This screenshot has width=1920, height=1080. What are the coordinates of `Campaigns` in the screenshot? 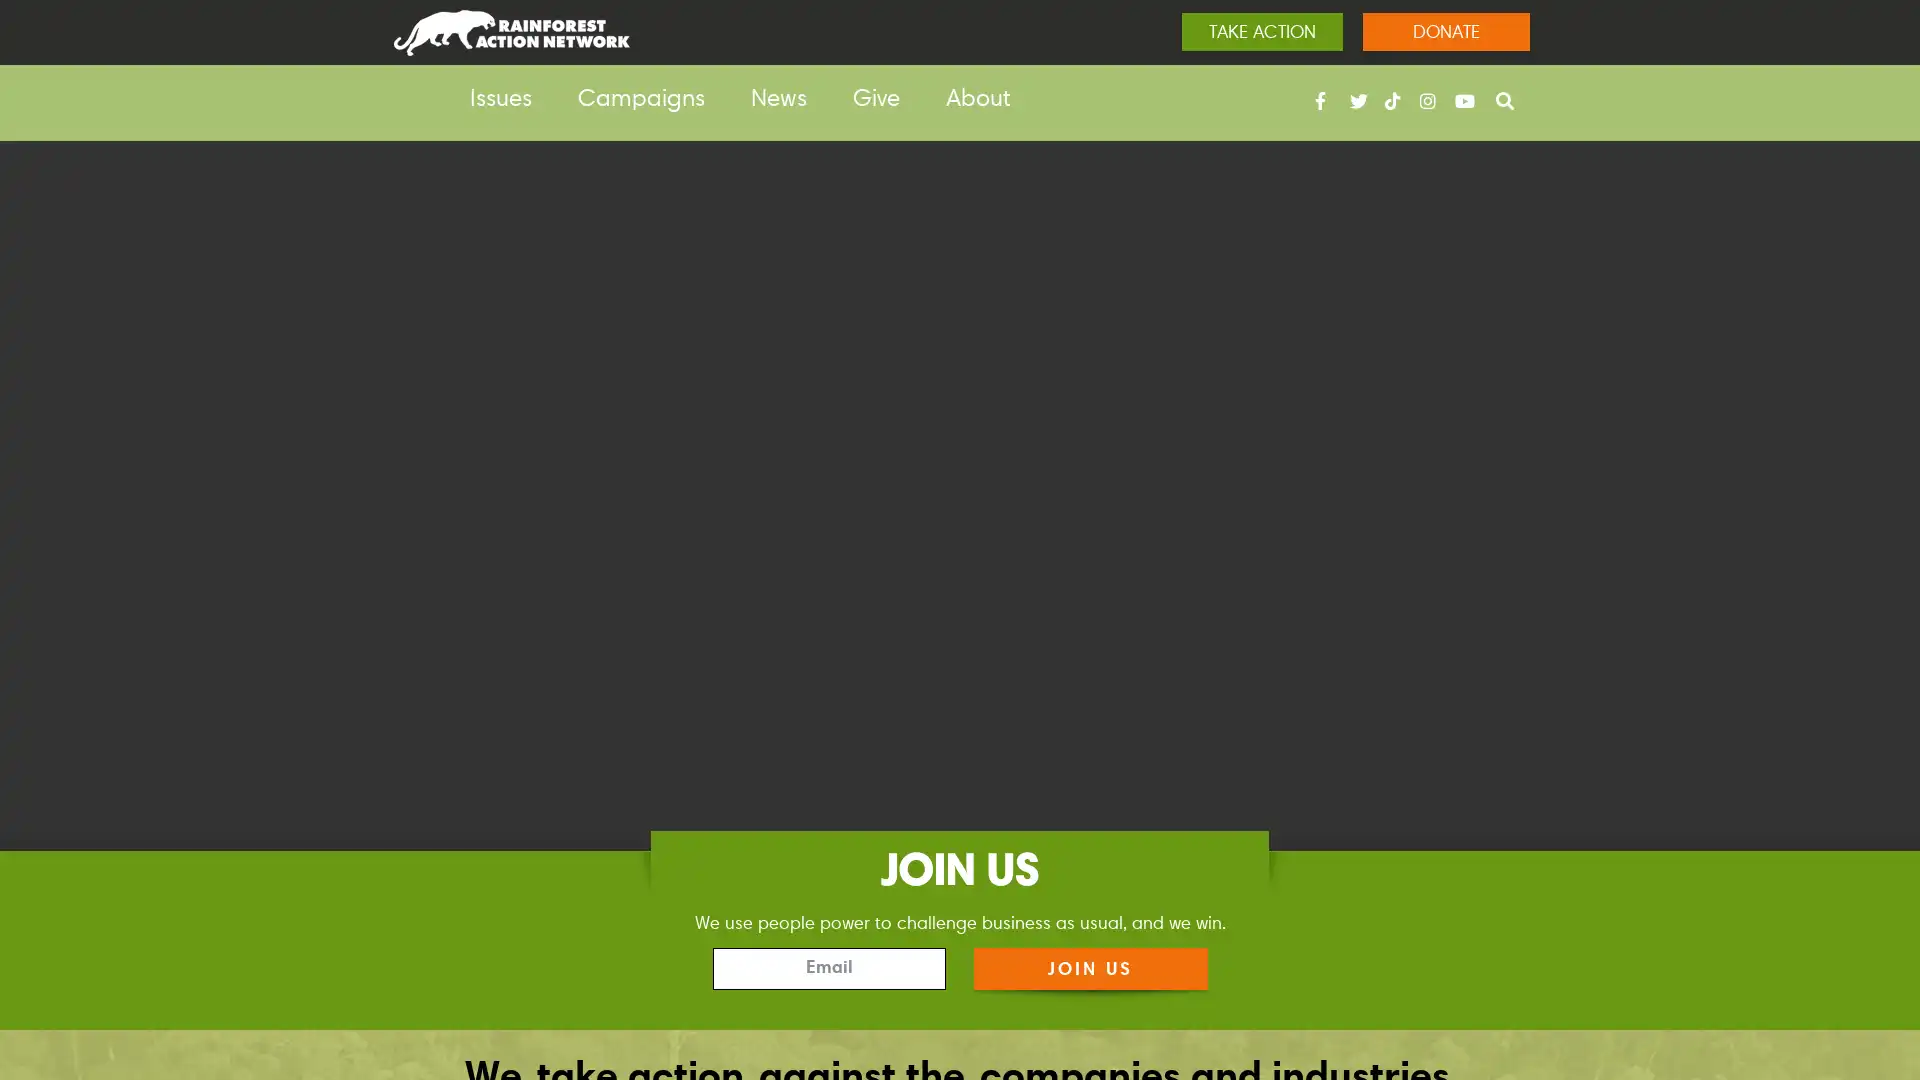 It's located at (641, 100).